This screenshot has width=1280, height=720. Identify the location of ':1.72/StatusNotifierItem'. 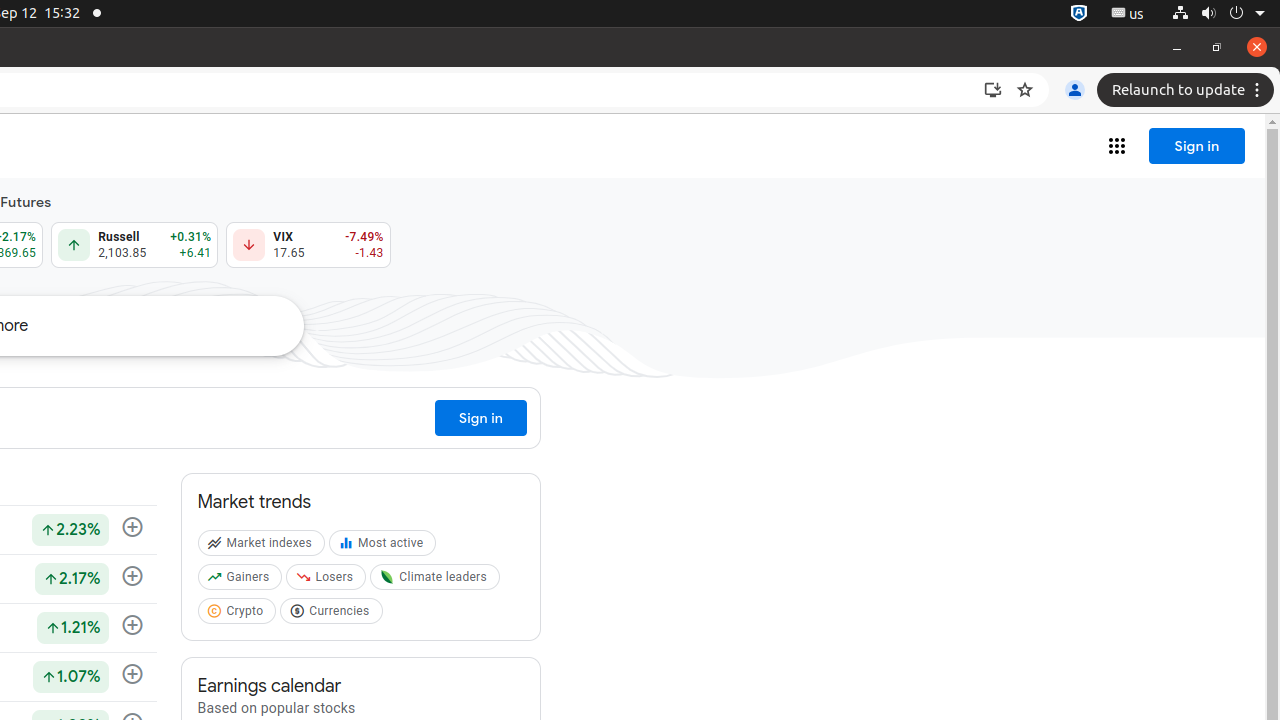
(1078, 13).